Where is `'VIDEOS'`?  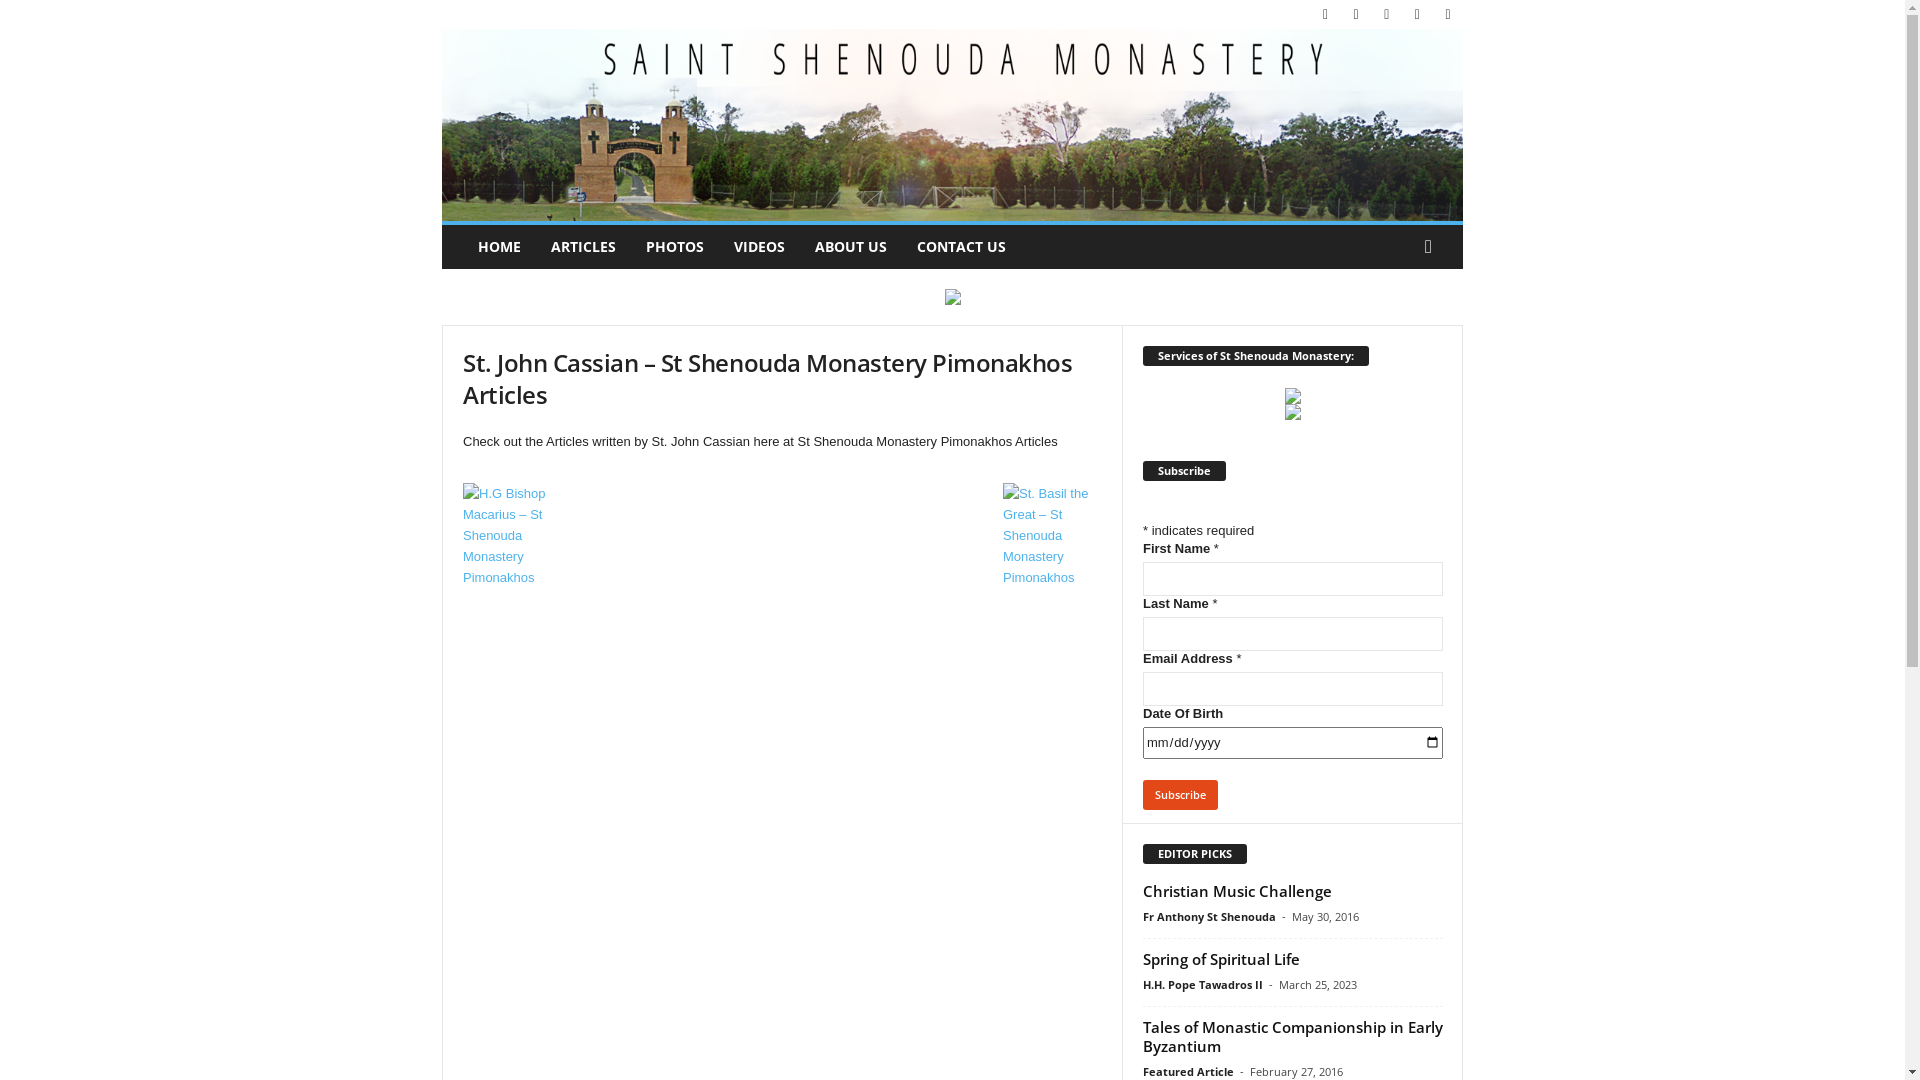
'VIDEOS' is located at coordinates (758, 245).